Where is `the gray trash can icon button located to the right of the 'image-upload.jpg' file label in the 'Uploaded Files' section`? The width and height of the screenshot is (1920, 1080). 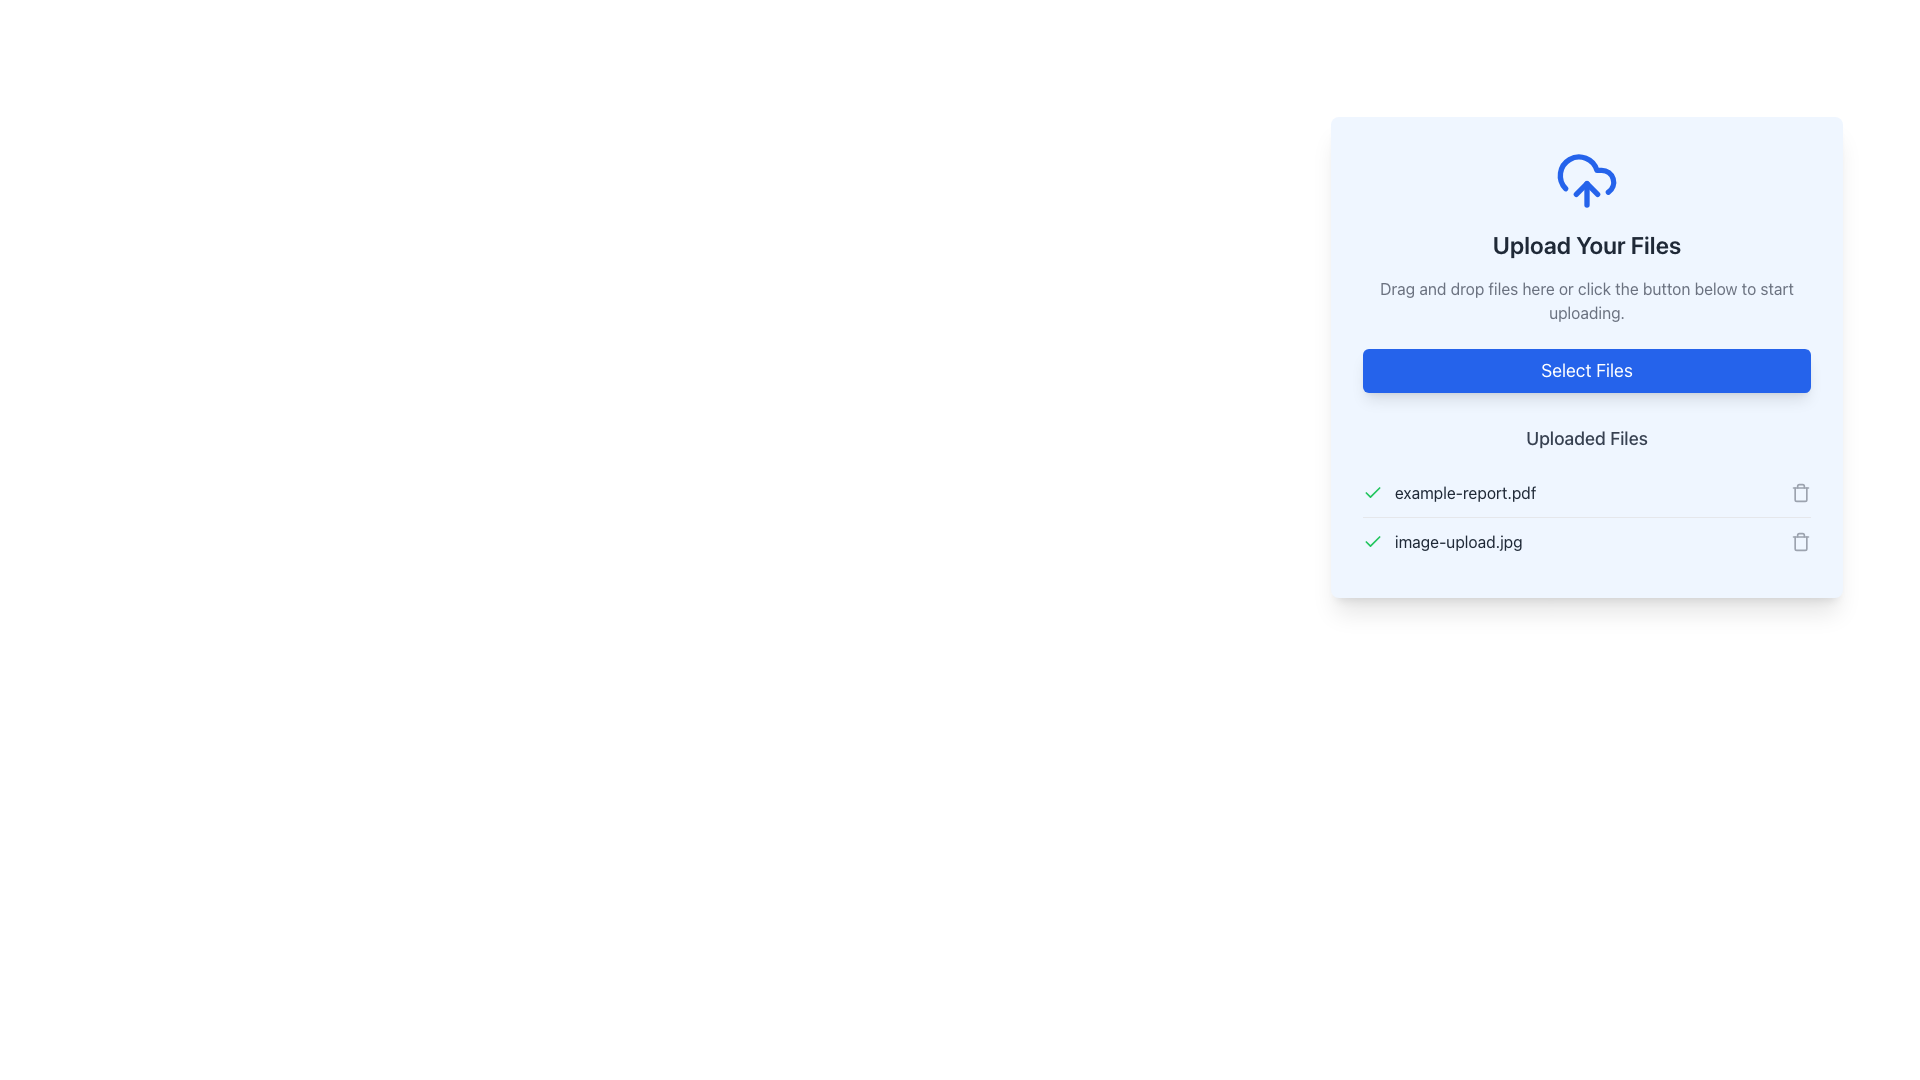
the gray trash can icon button located to the right of the 'image-upload.jpg' file label in the 'Uploaded Files' section is located at coordinates (1800, 542).